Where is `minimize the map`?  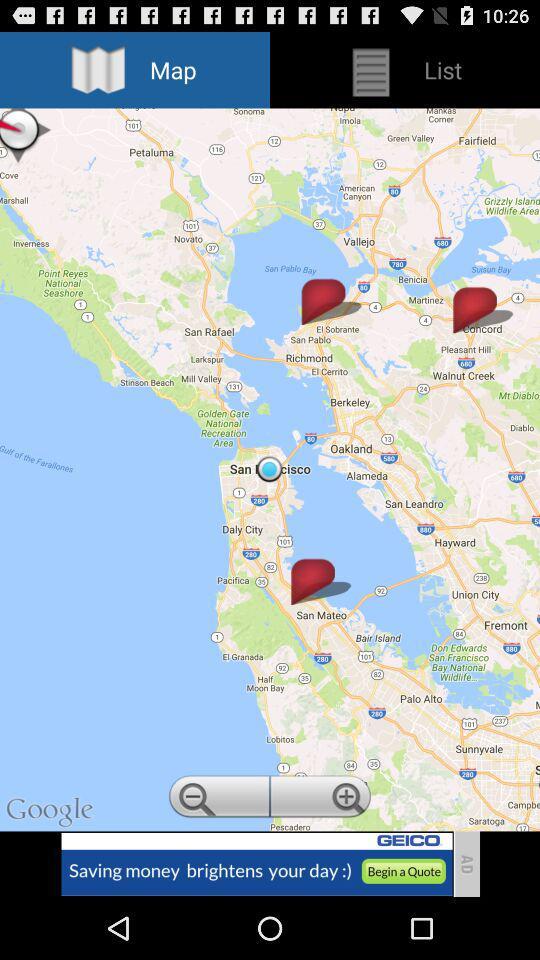 minimize the map is located at coordinates (216, 799).